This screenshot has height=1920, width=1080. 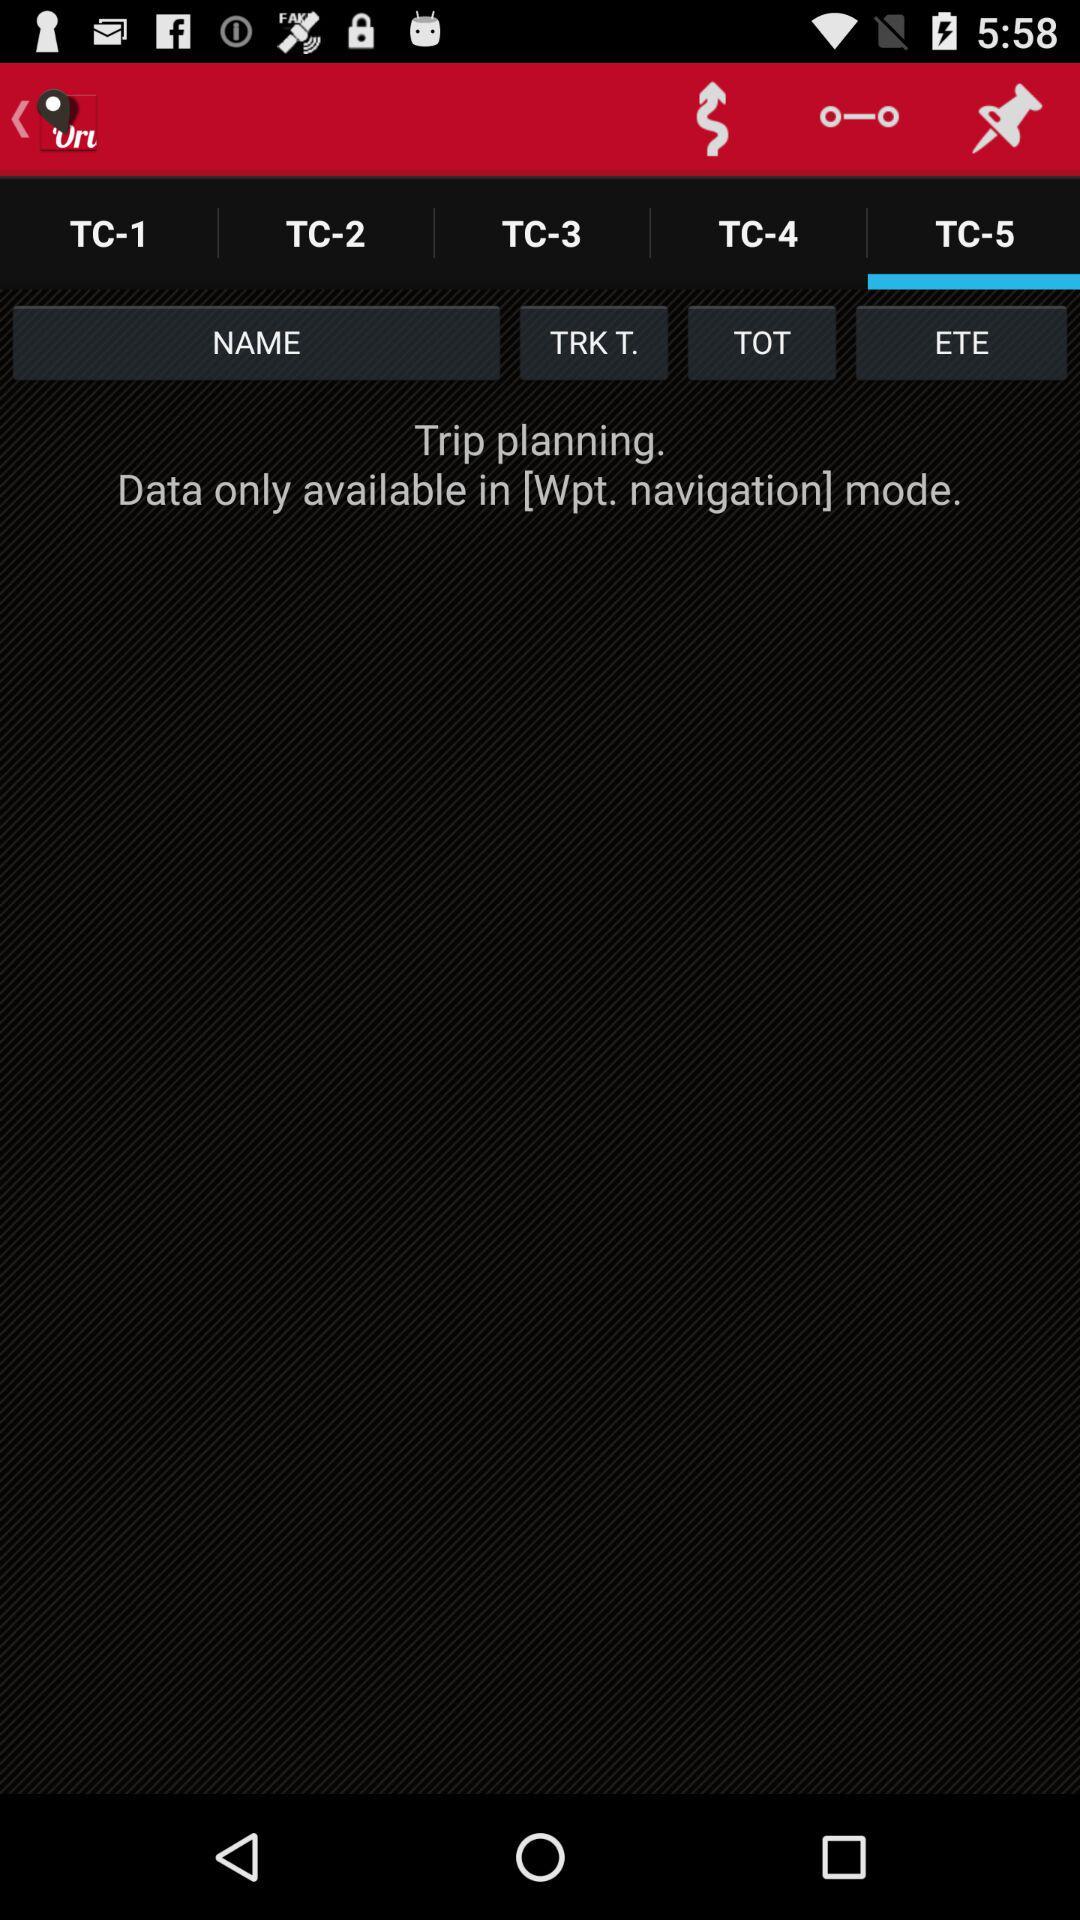 I want to click on icon to the right of trk t. icon, so click(x=762, y=341).